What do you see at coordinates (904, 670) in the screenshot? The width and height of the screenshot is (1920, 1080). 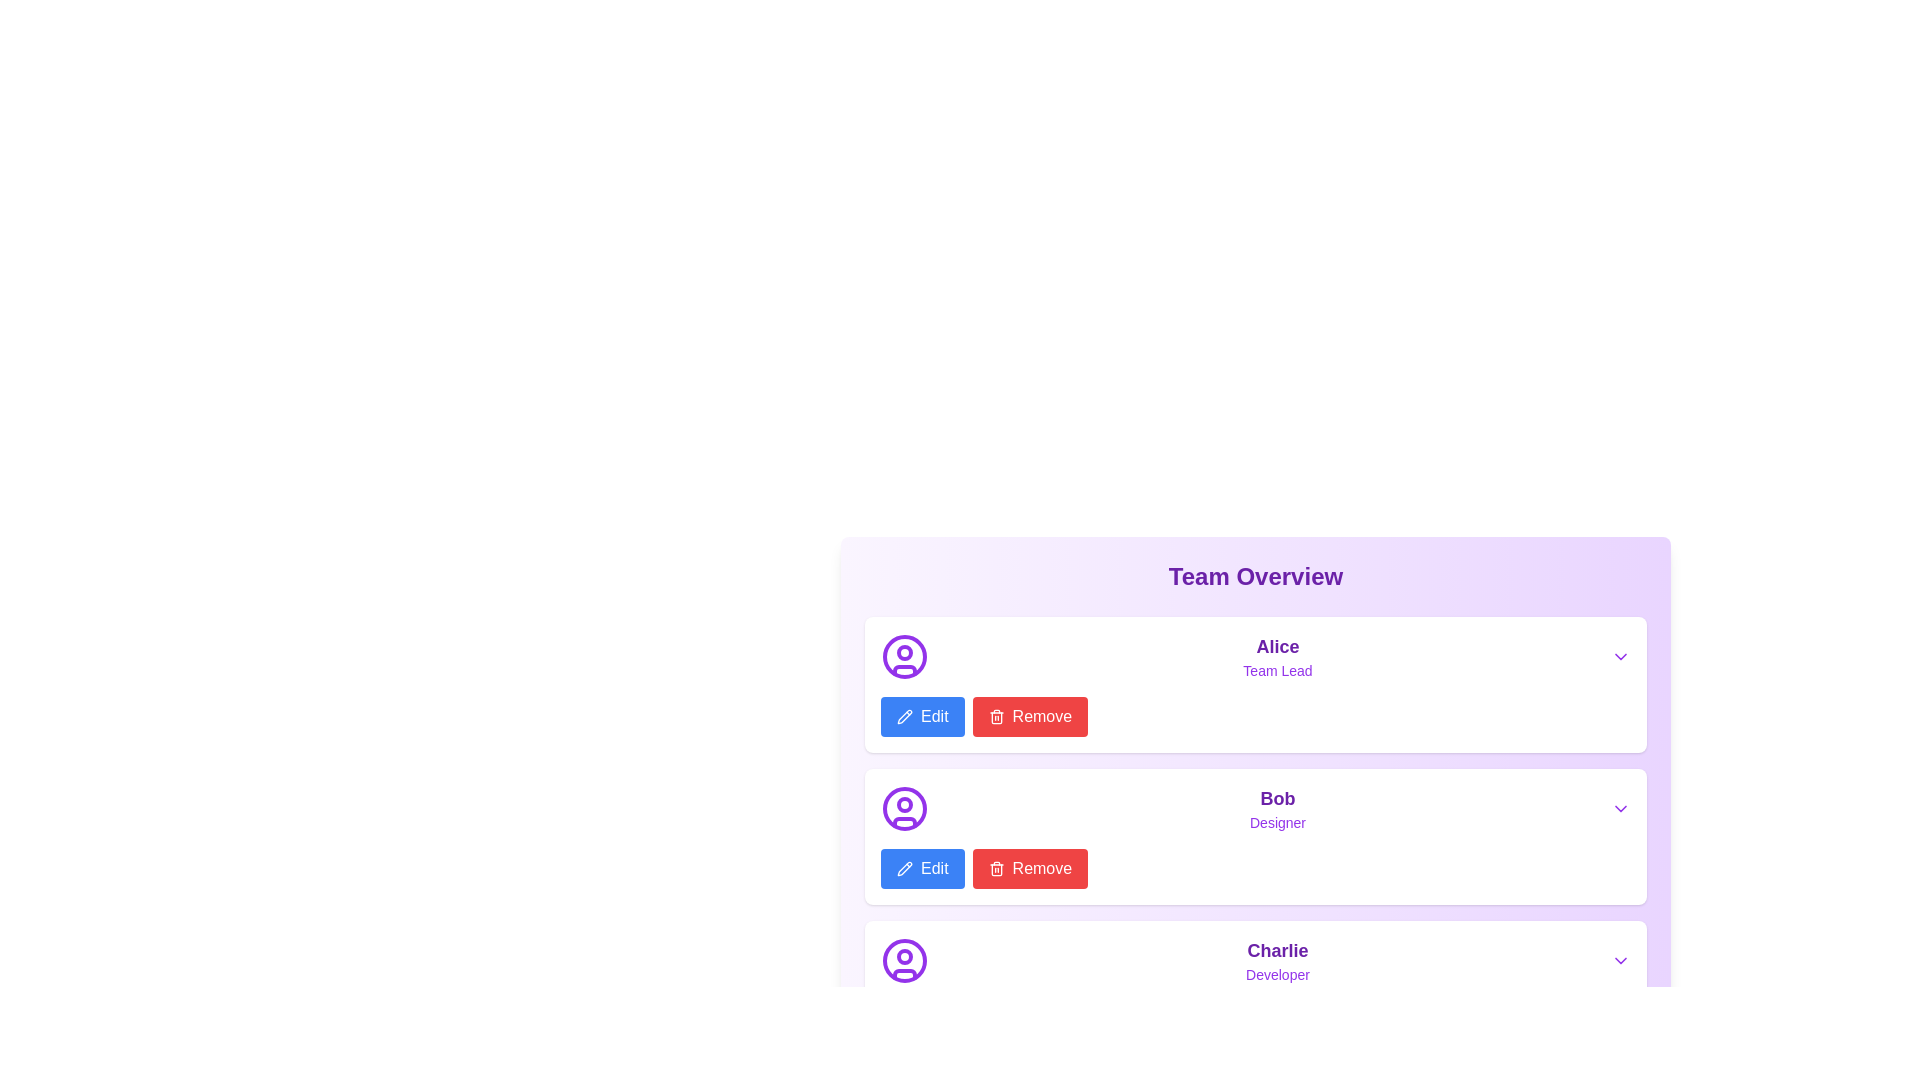 I see `the curved line segment located at the bottom of the purple user avatar icon for 'Alice' in the Team Overview interface` at bounding box center [904, 670].